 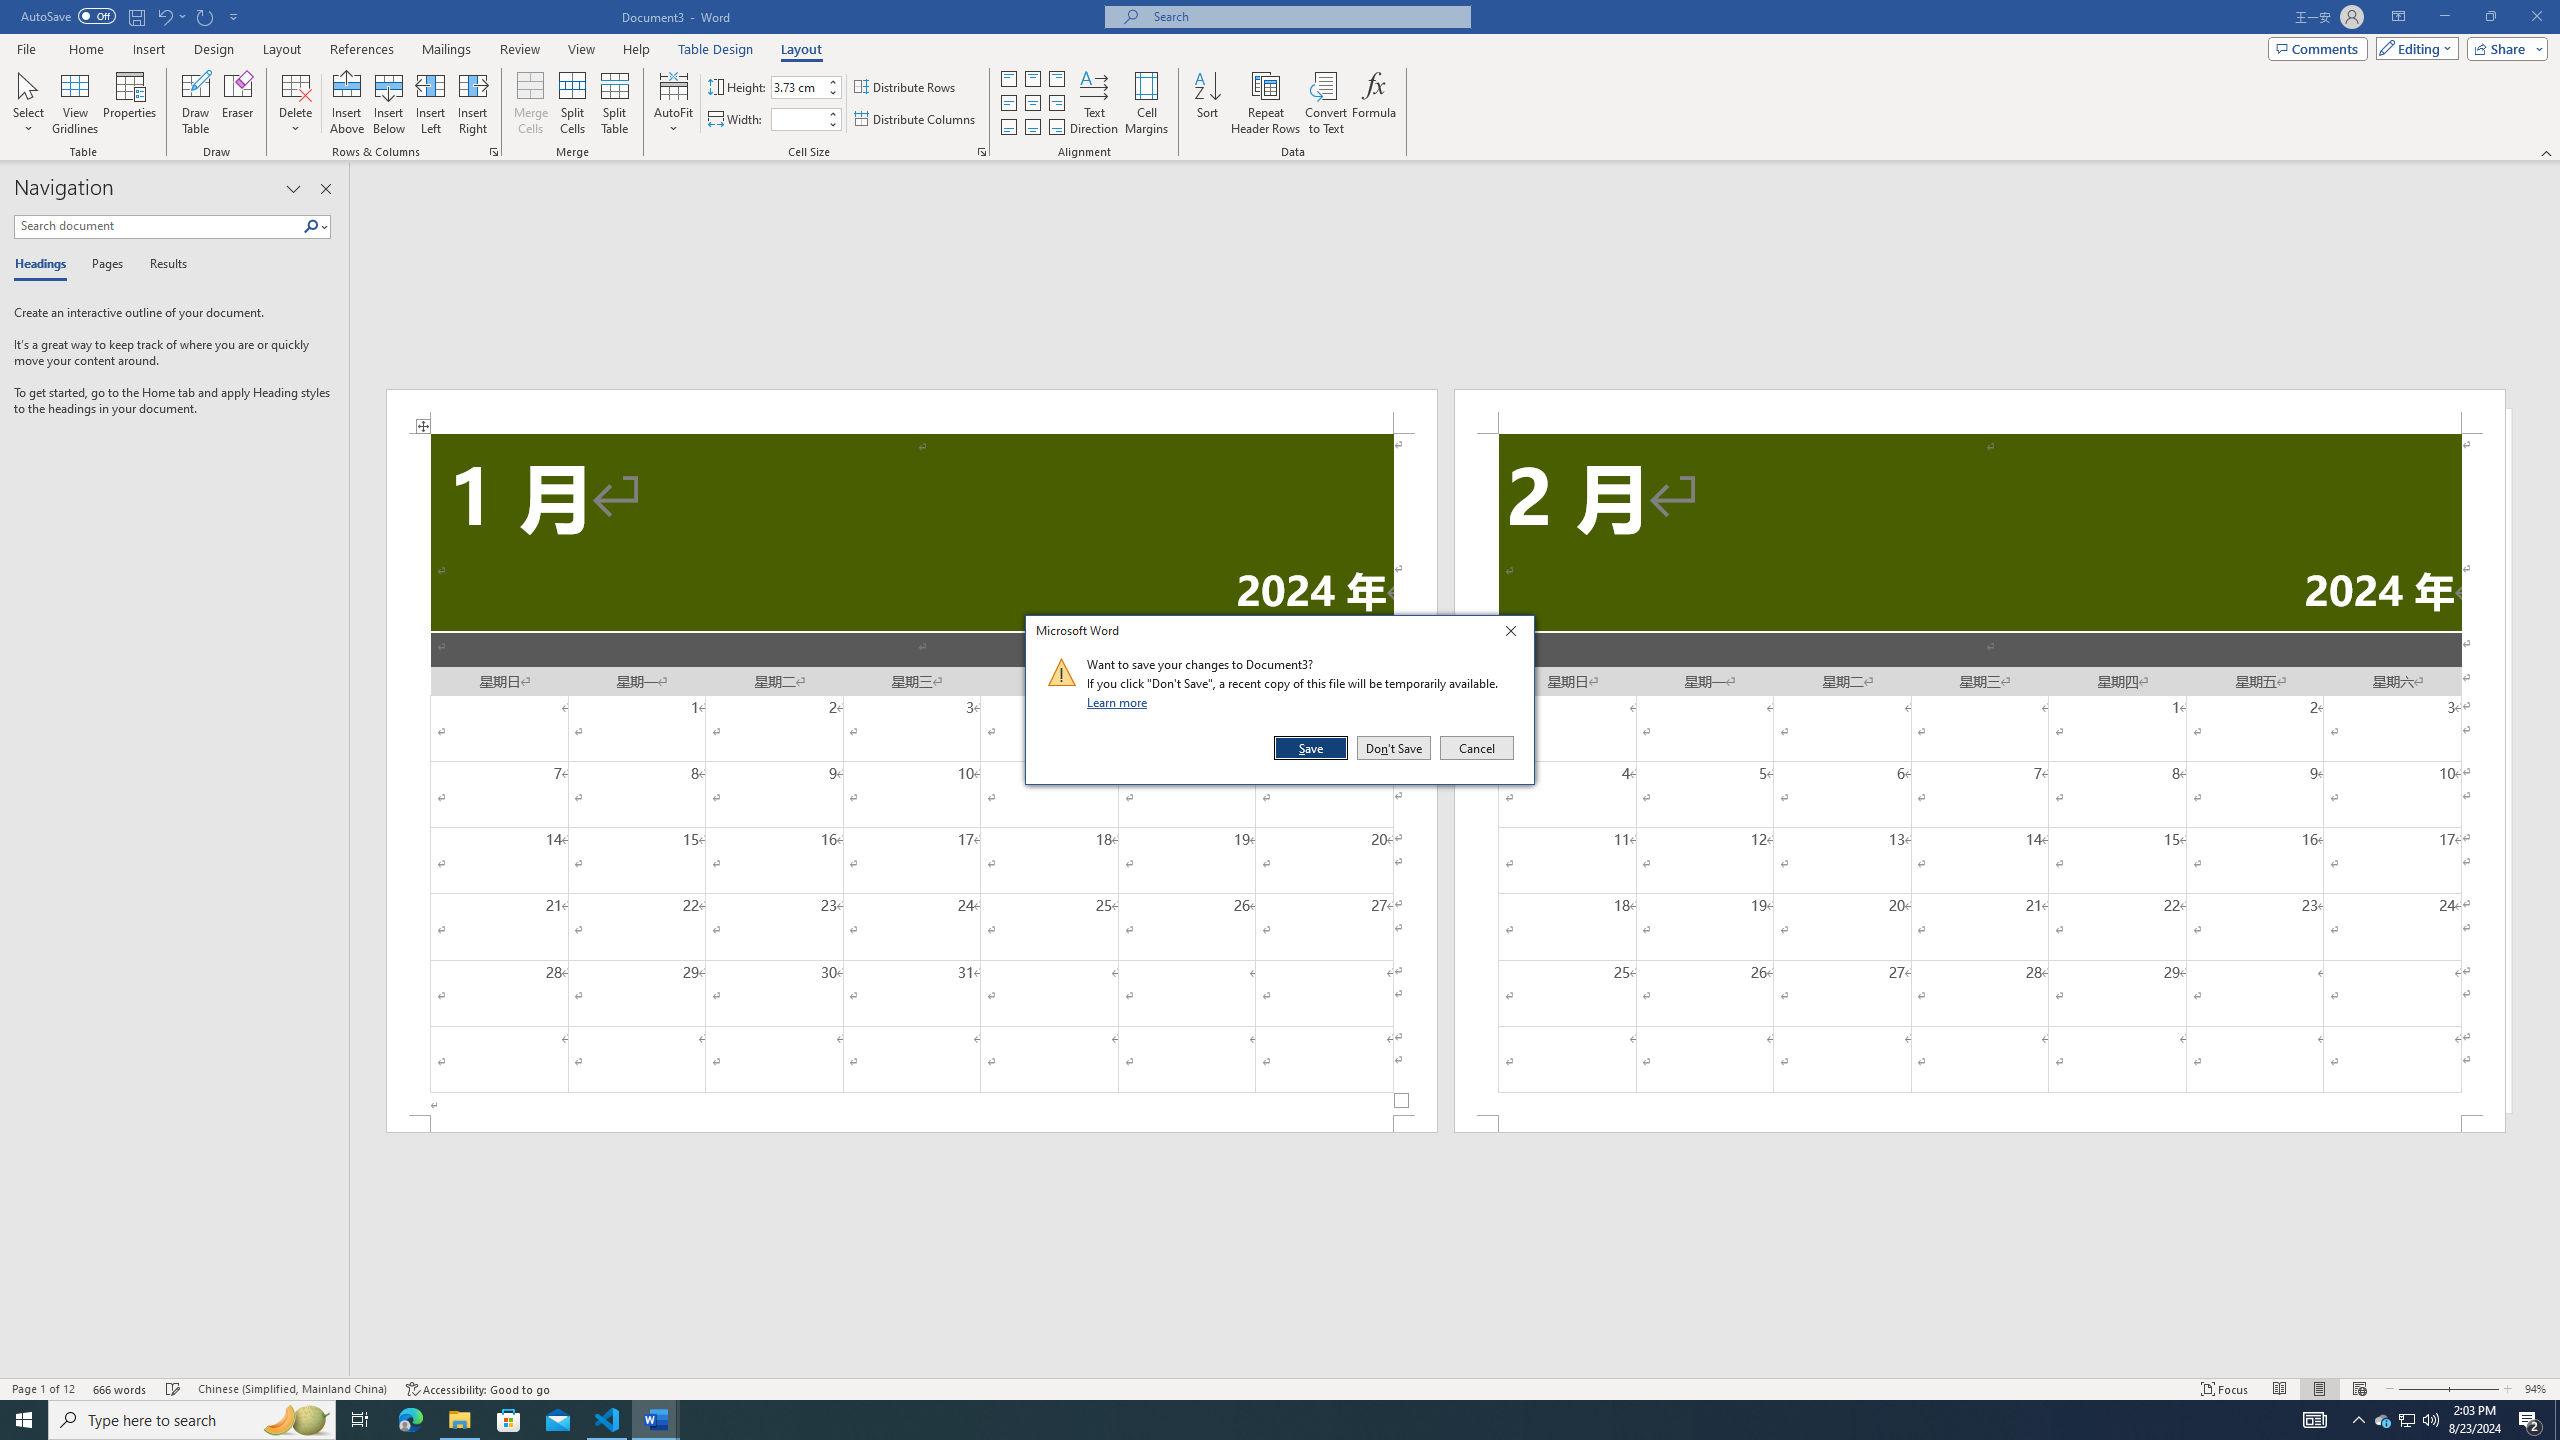 I want to click on 'Quick Access Toolbar', so click(x=130, y=16).